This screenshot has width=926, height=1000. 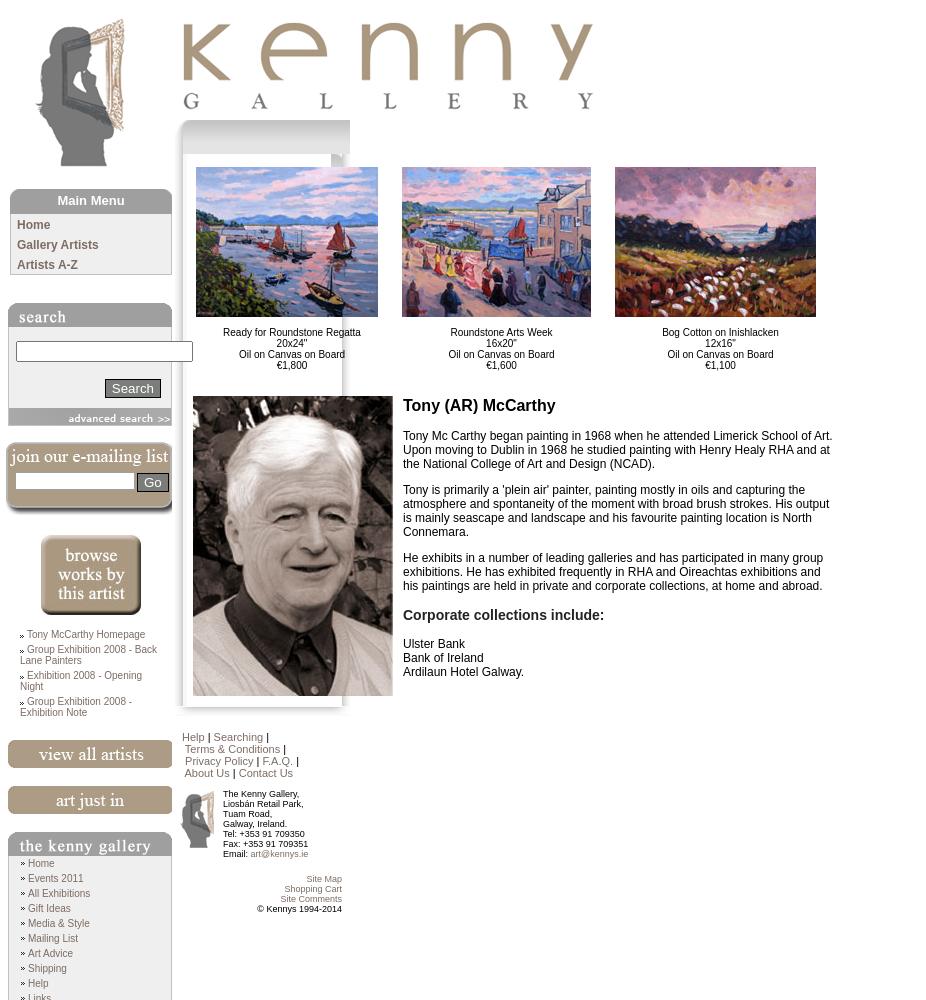 I want to click on 'All Exhibitions', so click(x=57, y=893).